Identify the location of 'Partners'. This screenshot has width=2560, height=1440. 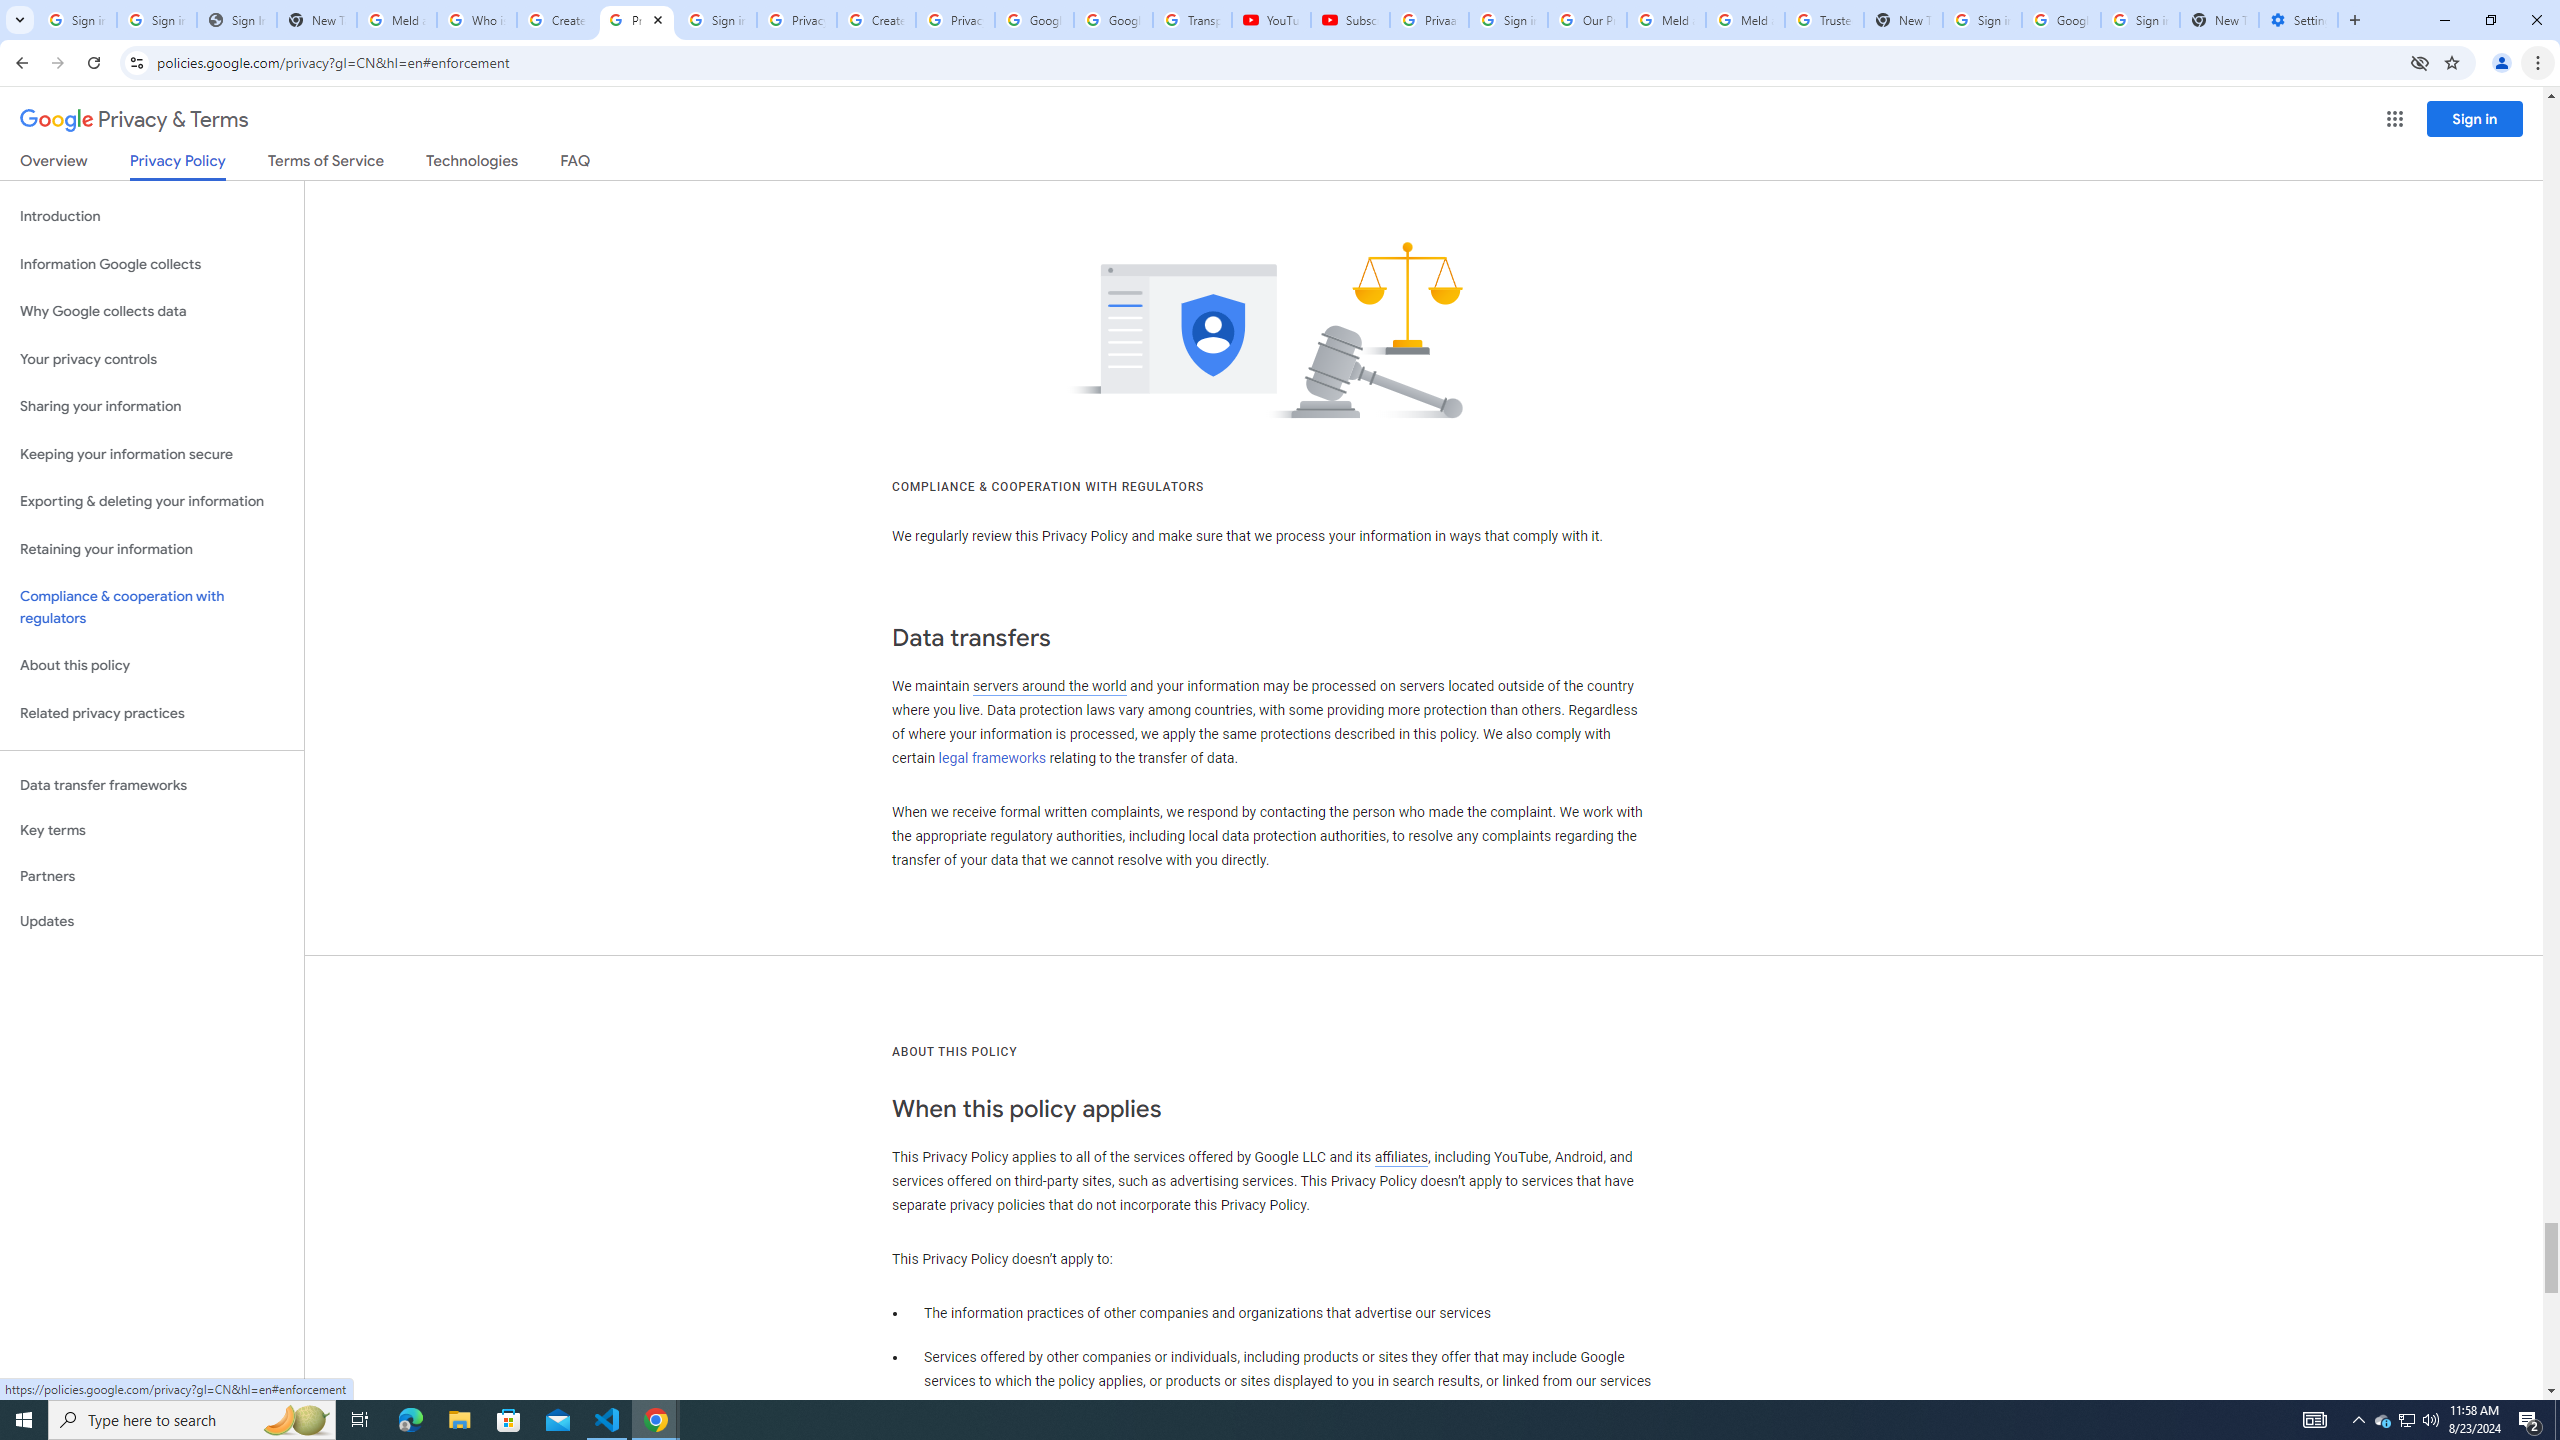
(151, 876).